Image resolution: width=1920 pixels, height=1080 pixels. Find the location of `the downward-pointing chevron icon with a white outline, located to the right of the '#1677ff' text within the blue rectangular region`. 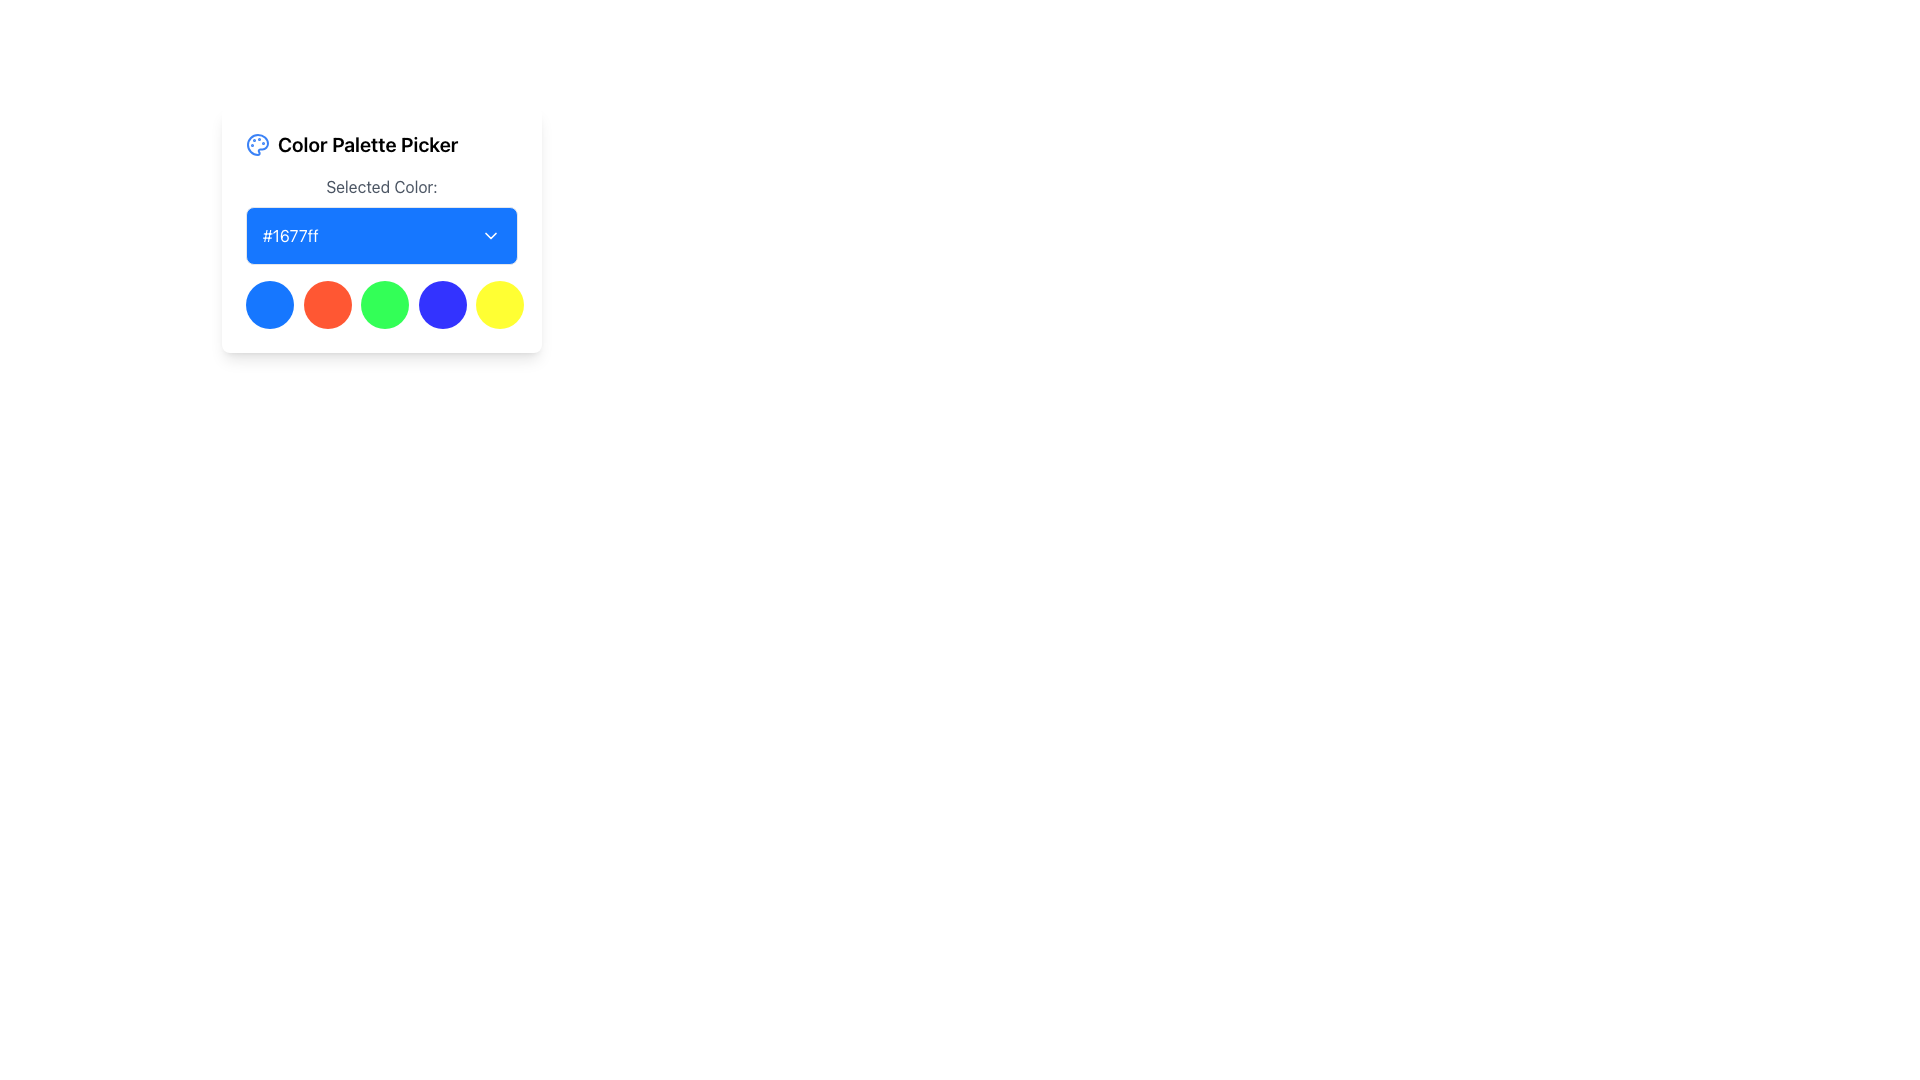

the downward-pointing chevron icon with a white outline, located to the right of the '#1677ff' text within the blue rectangular region is located at coordinates (490, 234).